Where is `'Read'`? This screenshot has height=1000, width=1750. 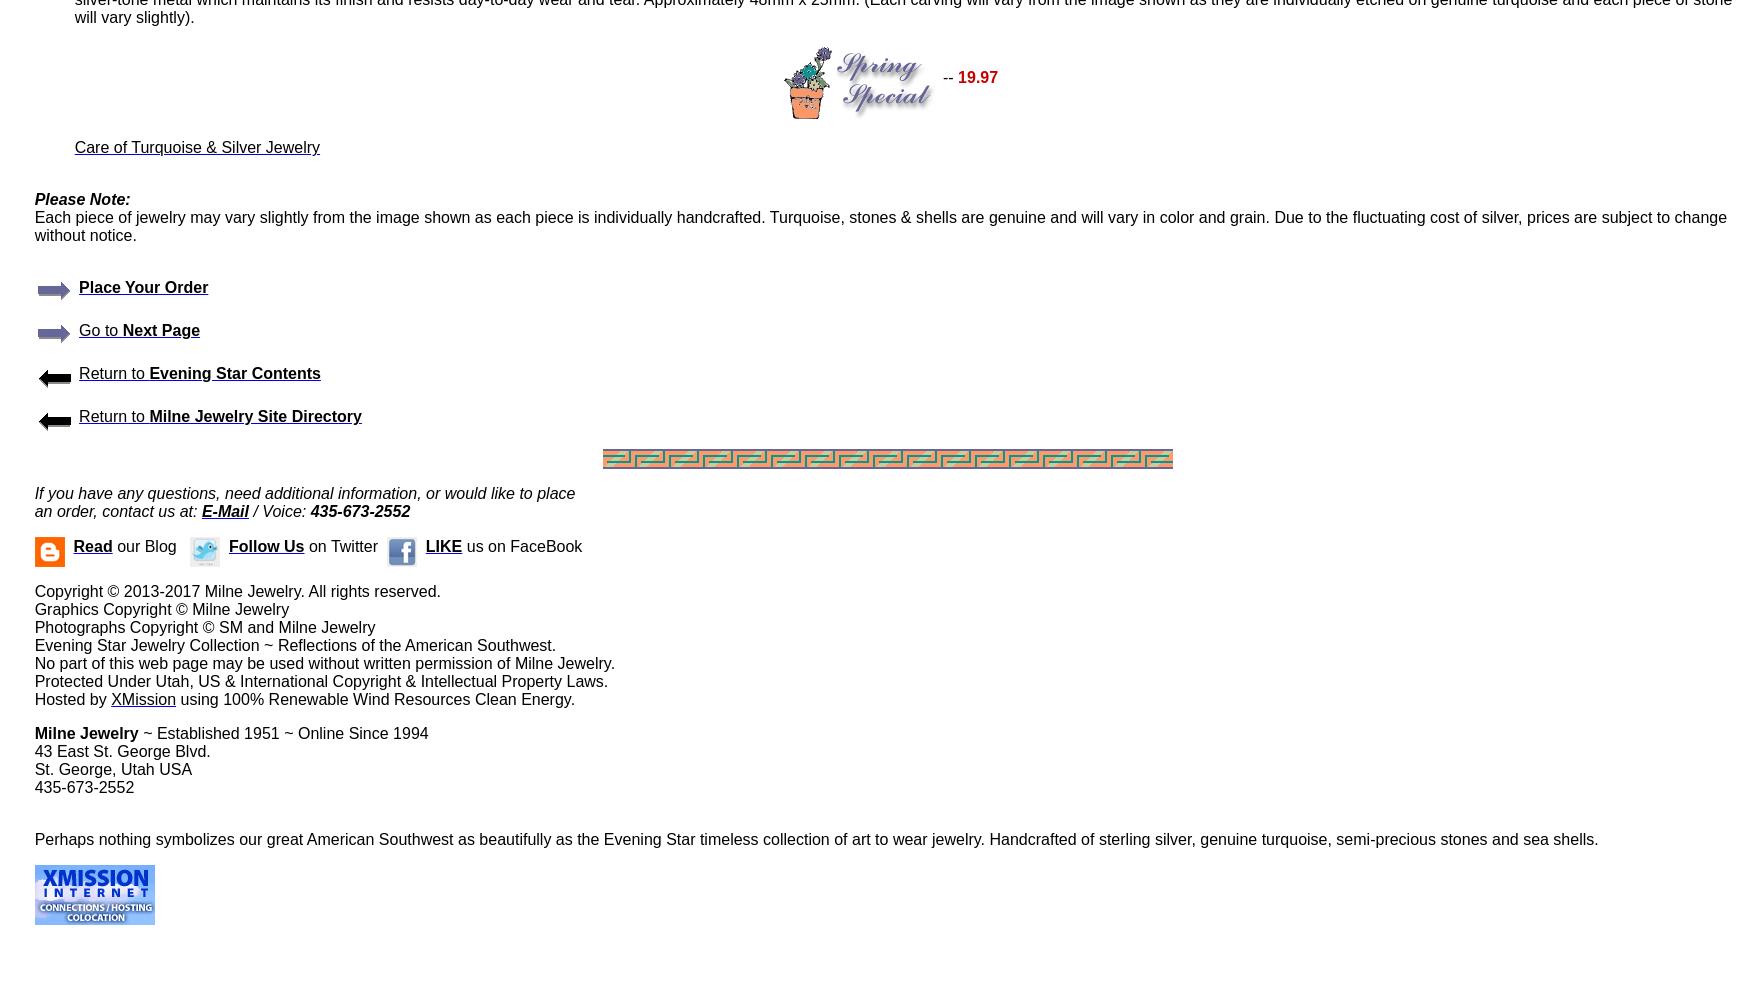 'Read' is located at coordinates (92, 546).